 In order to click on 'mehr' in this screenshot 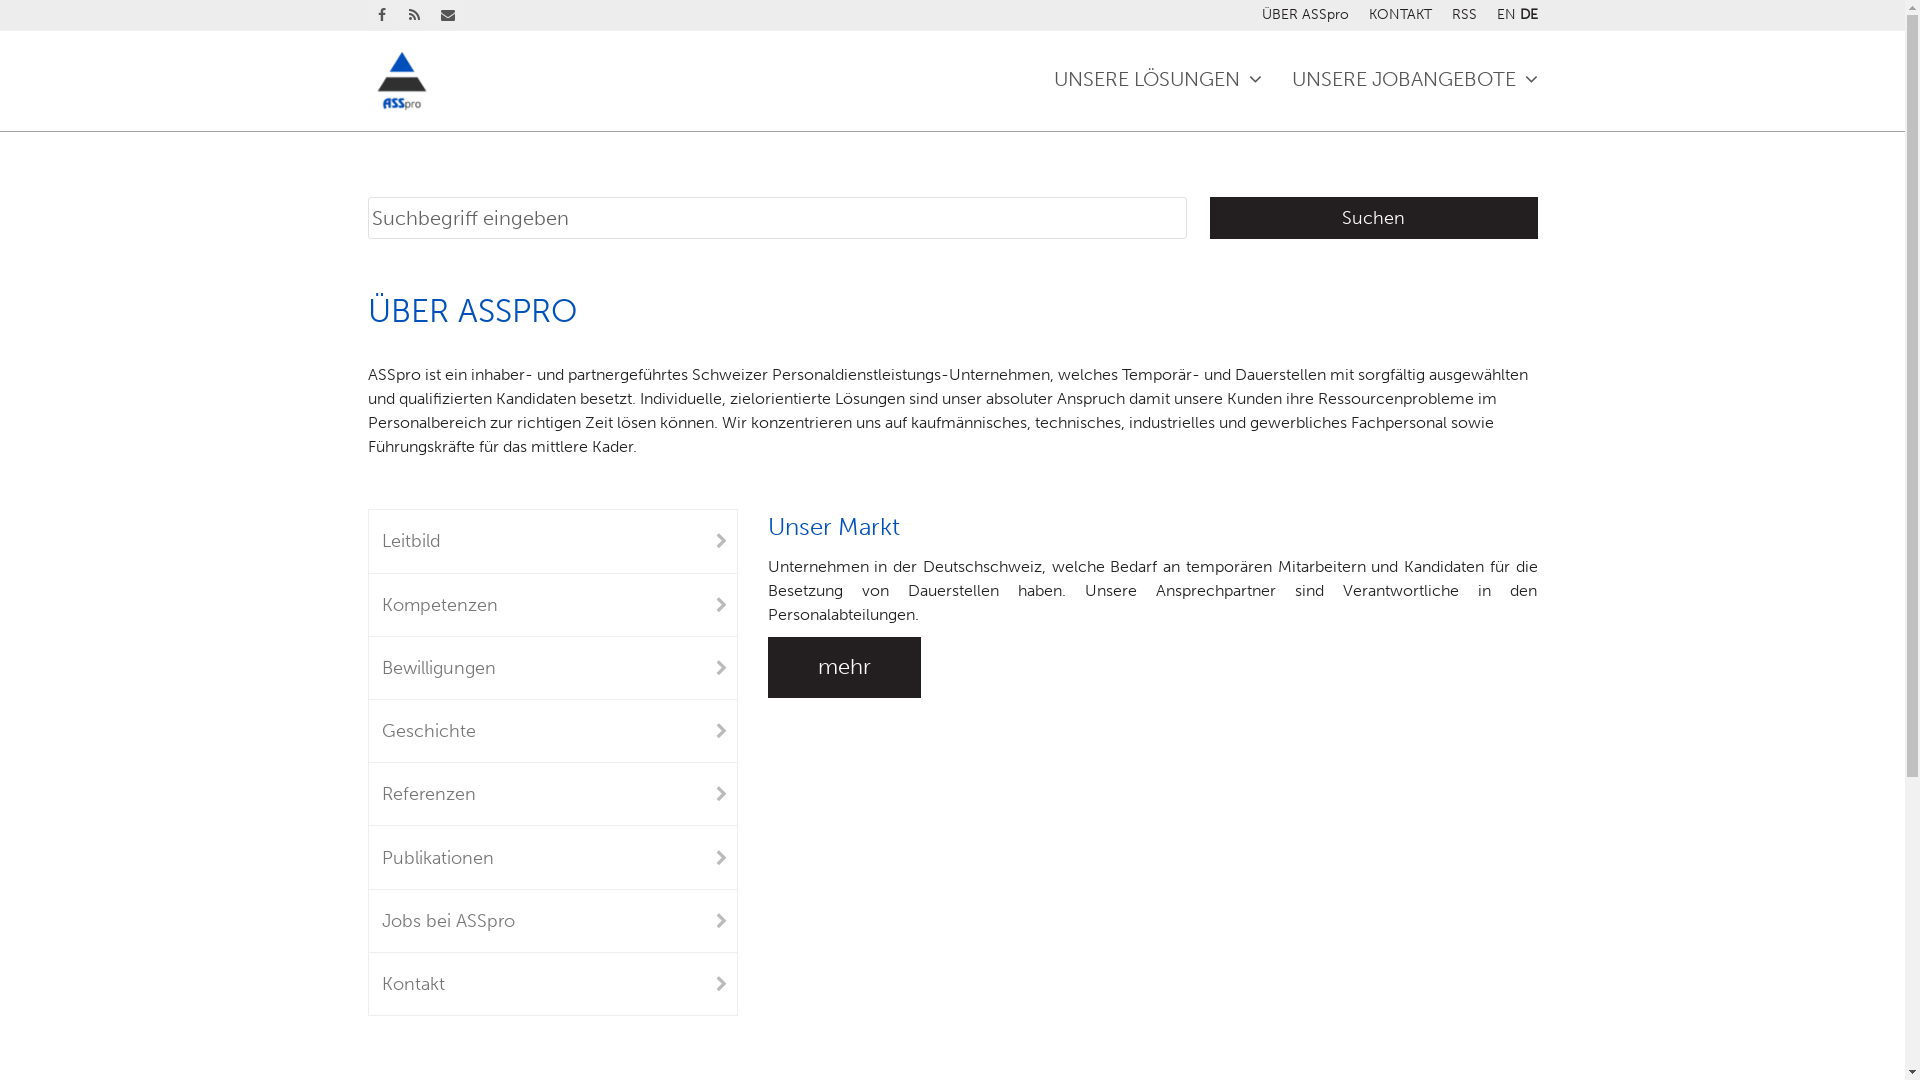, I will do `click(844, 667)`.